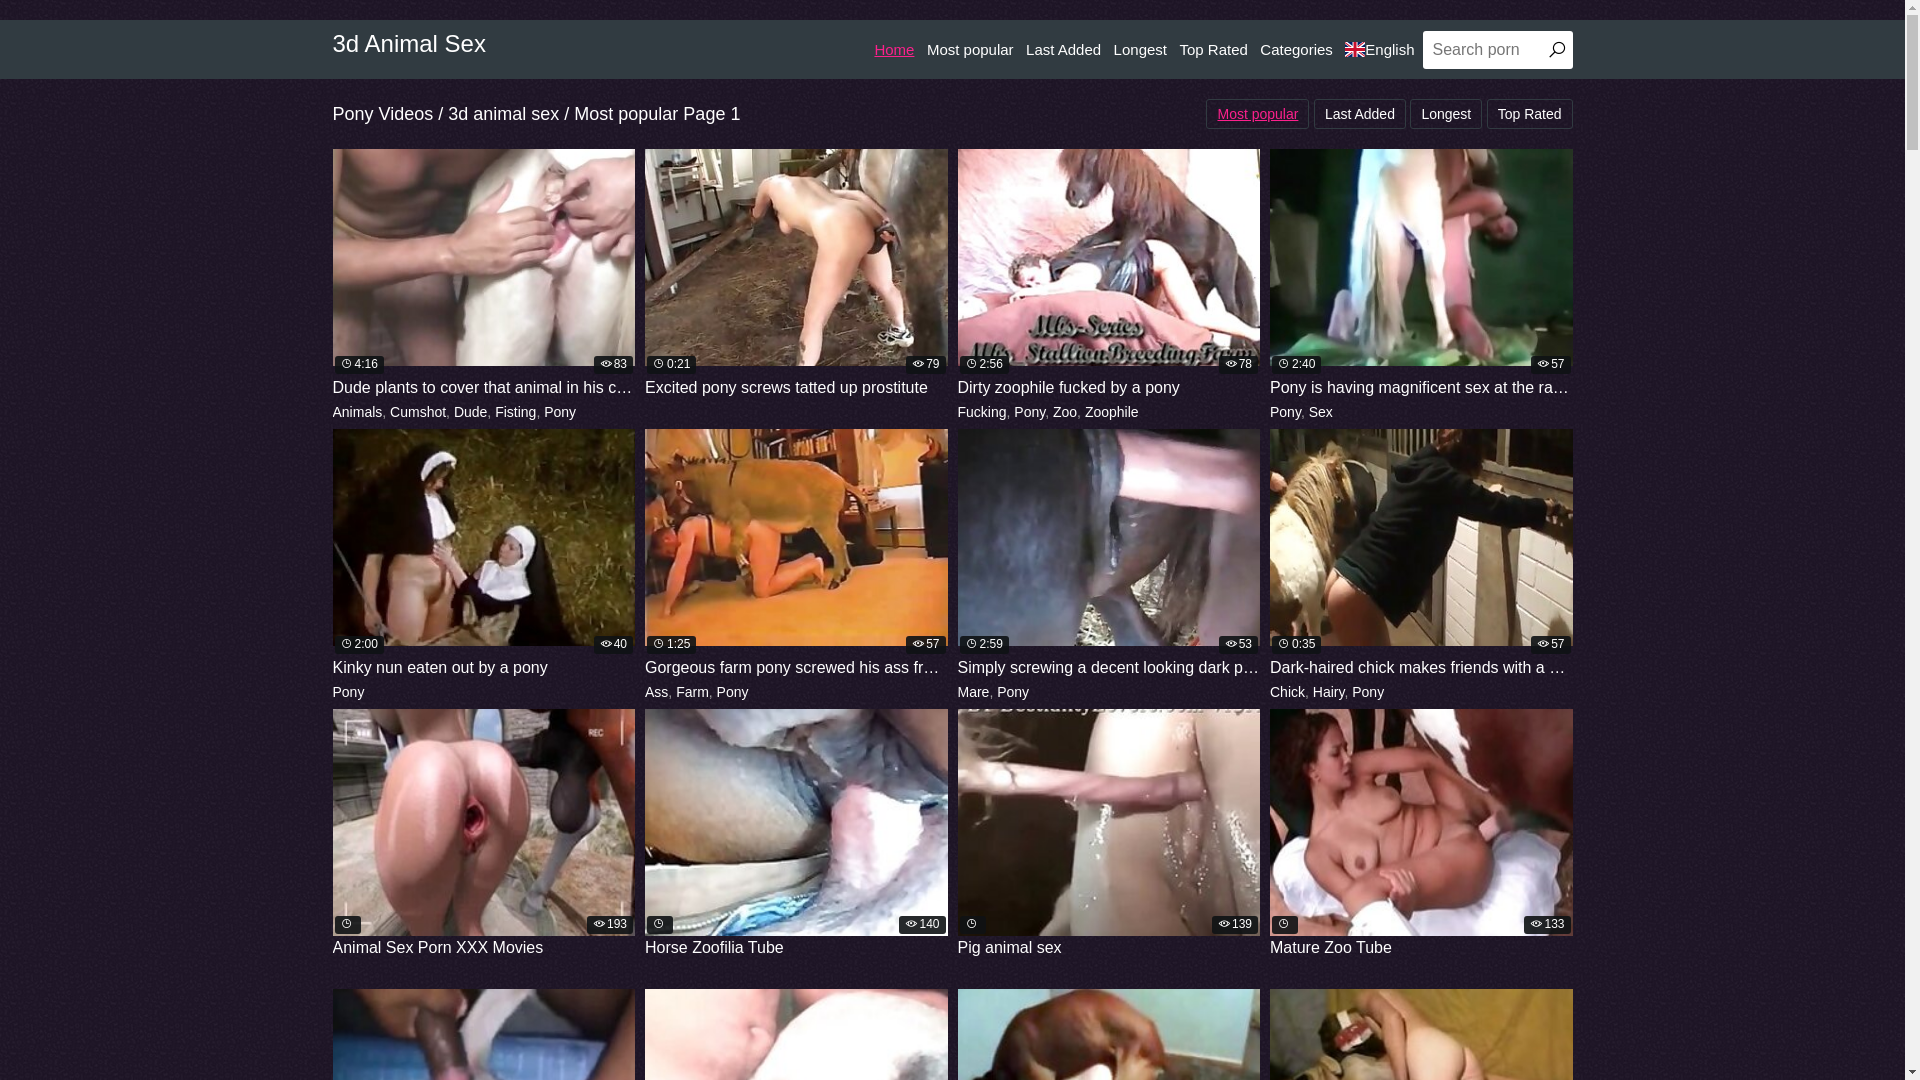 The width and height of the screenshot is (1920, 1080). I want to click on '133, so click(1420, 834).